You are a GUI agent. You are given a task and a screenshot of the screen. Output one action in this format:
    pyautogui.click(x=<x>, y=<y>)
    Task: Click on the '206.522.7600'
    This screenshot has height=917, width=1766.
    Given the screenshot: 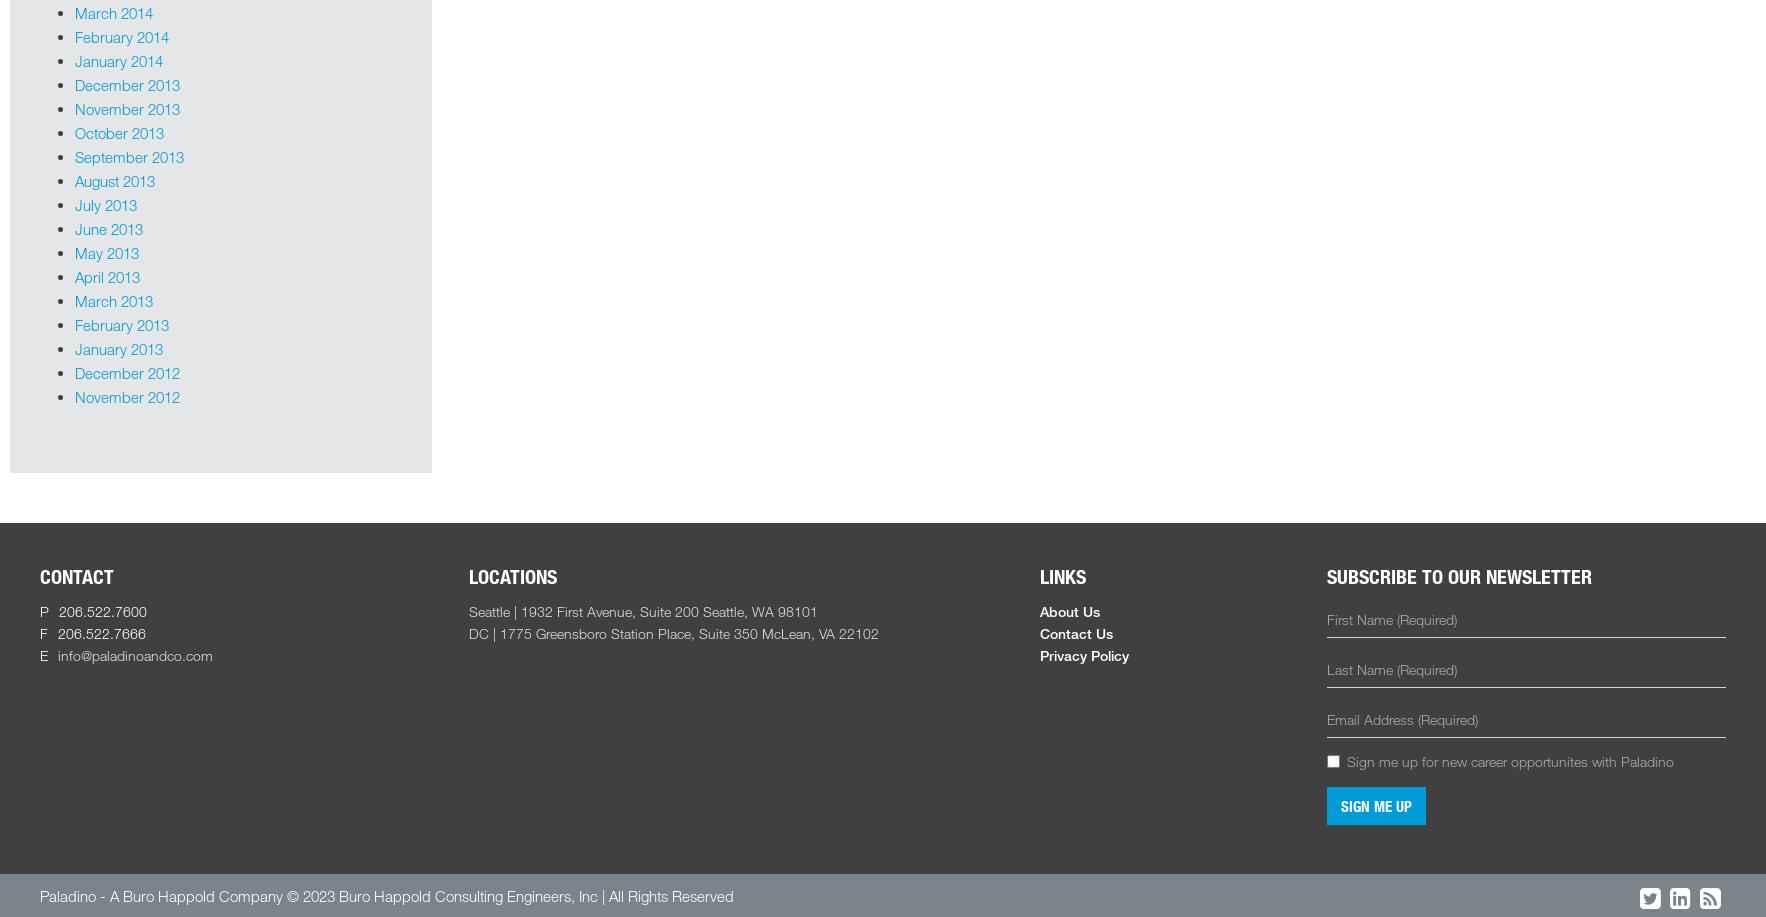 What is the action you would take?
    pyautogui.click(x=101, y=609)
    